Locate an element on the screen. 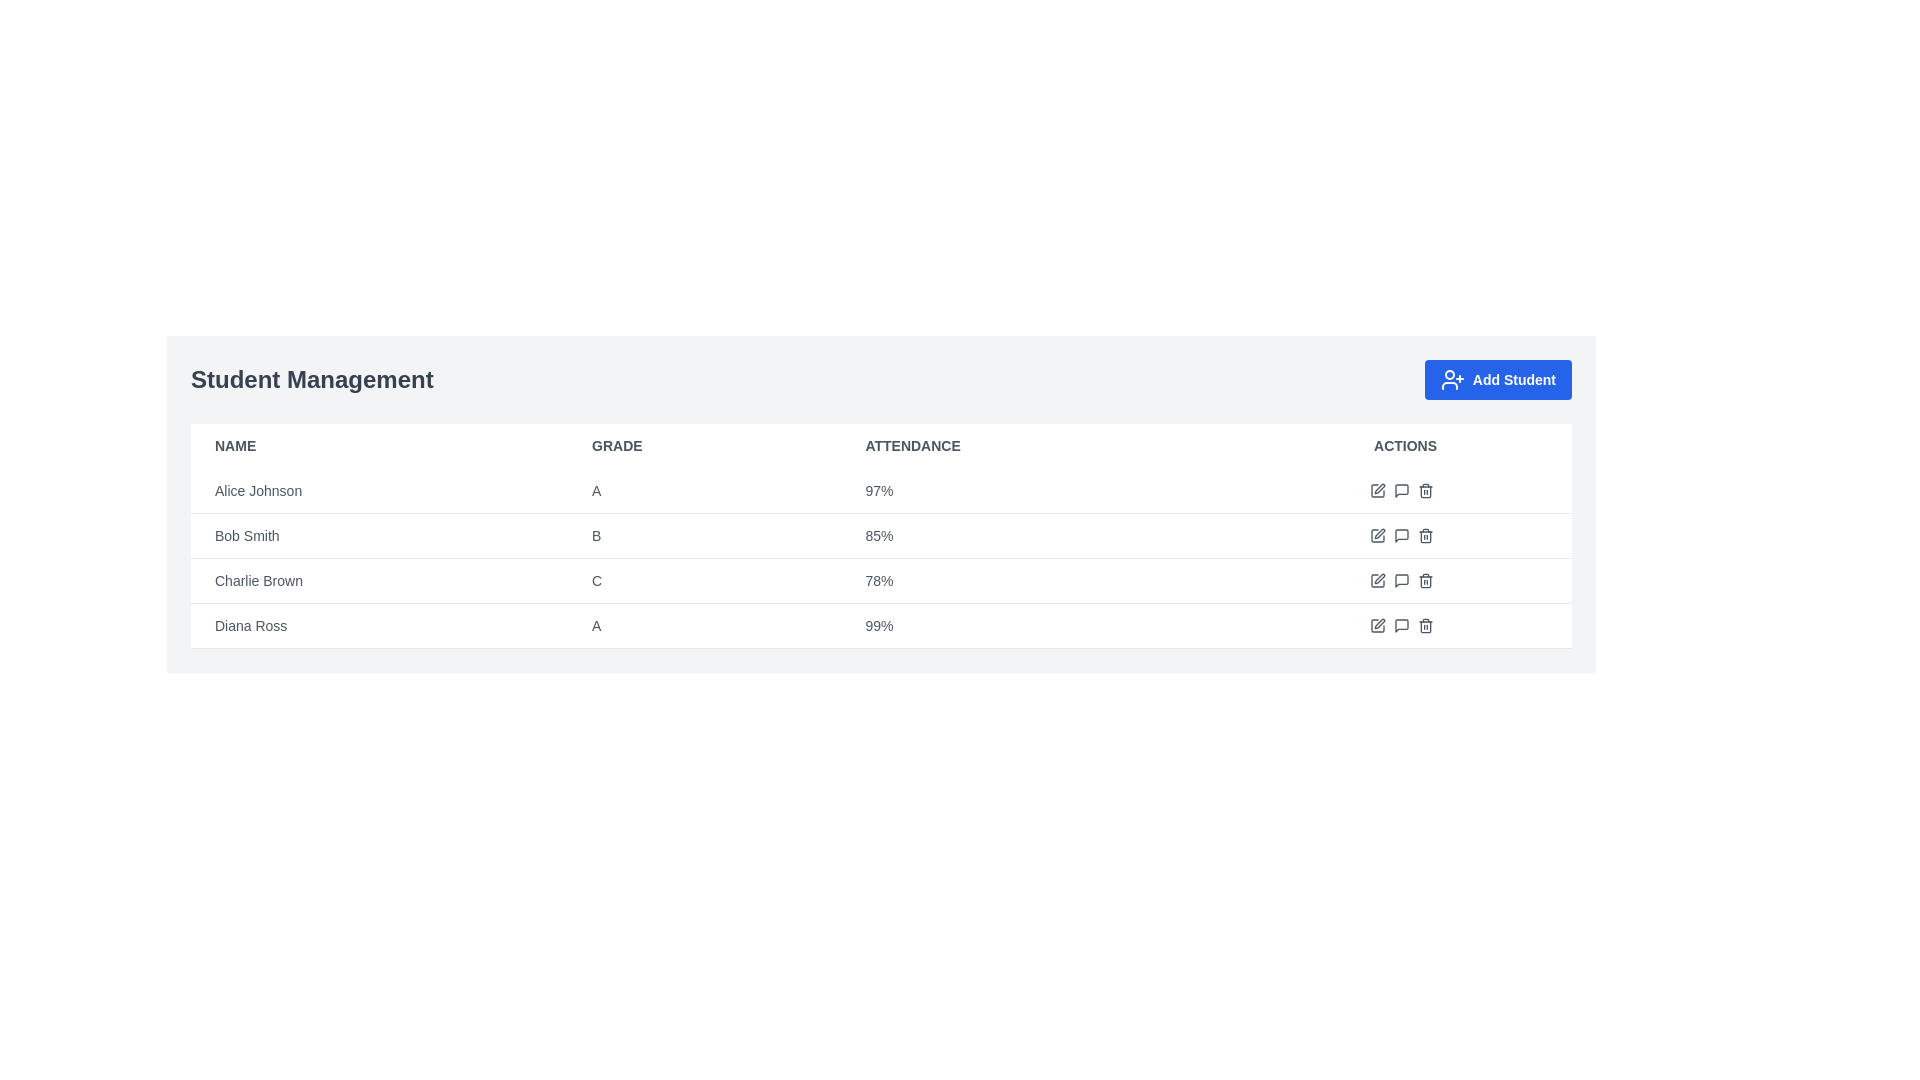 The height and width of the screenshot is (1080, 1920). the trash can icon element, which is part of the actions for 'Bob Smith' is located at coordinates (1424, 536).